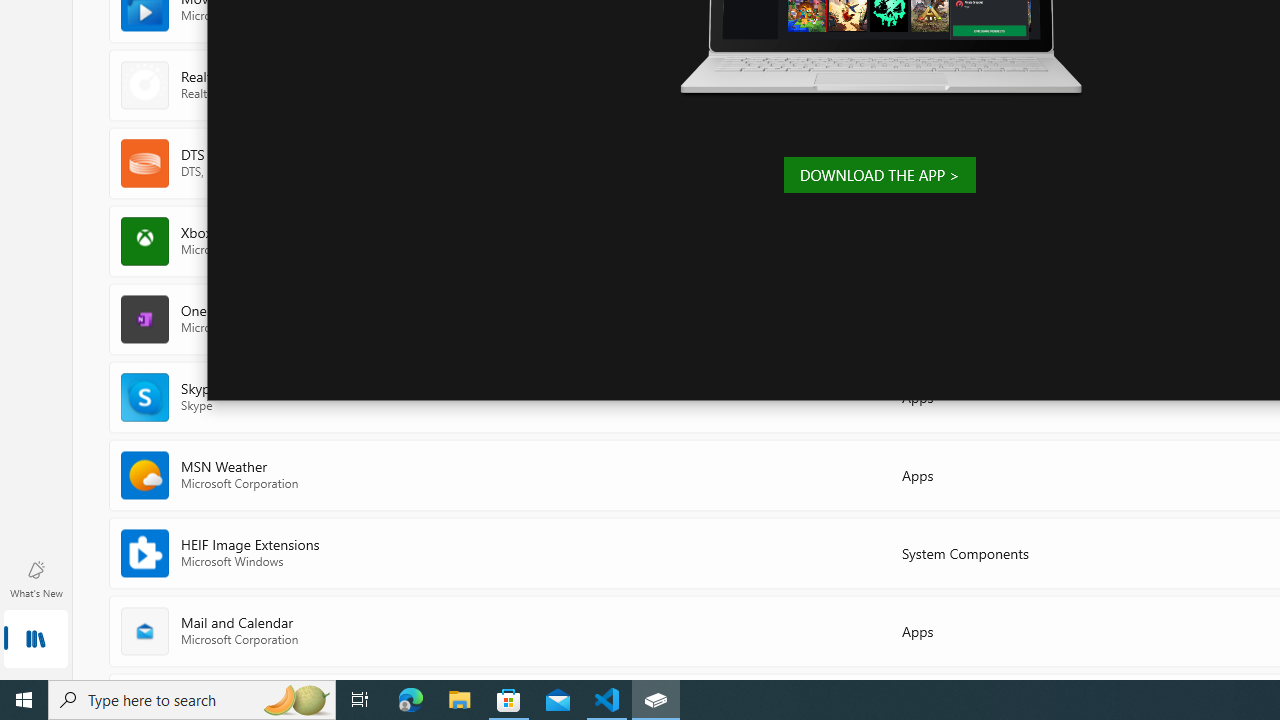 Image resolution: width=1280 pixels, height=720 pixels. I want to click on 'What', so click(35, 578).